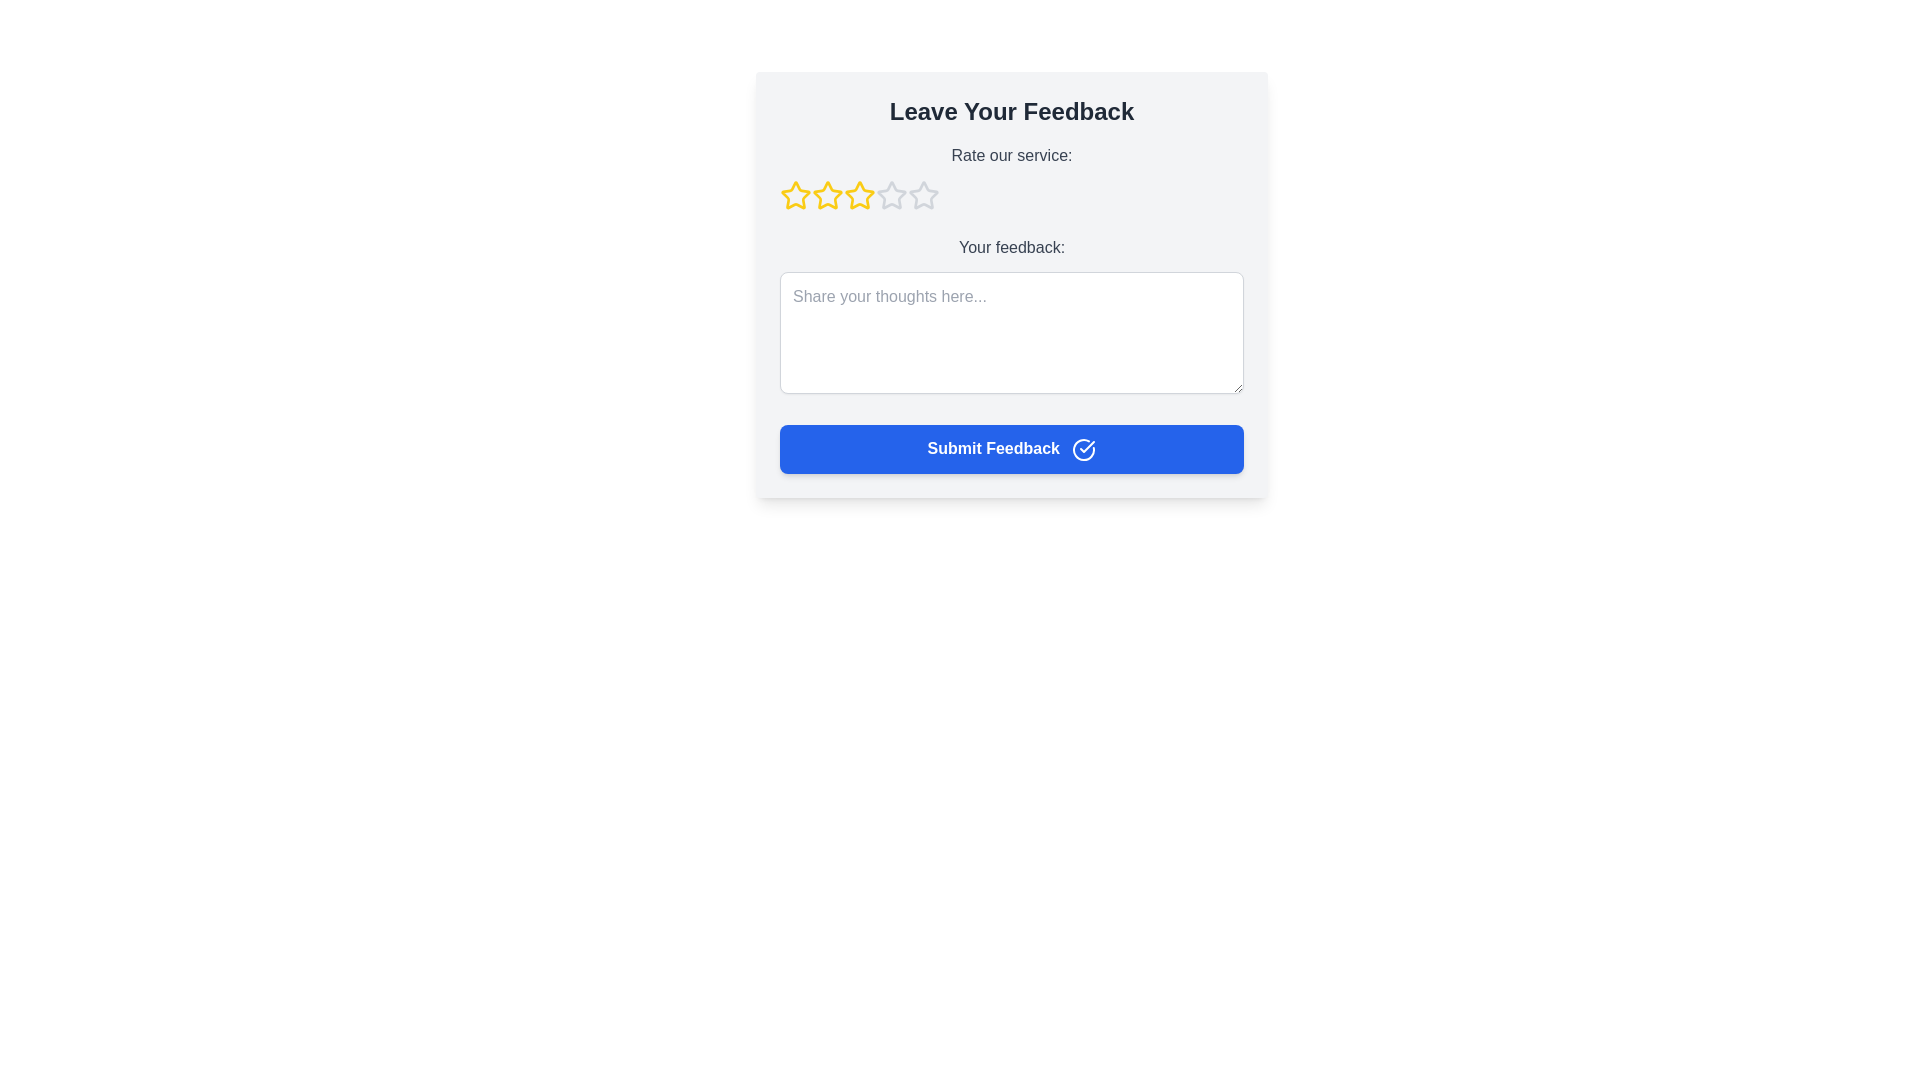 This screenshot has width=1920, height=1080. I want to click on the third rating star in the horizontal set of five stars, so click(859, 195).